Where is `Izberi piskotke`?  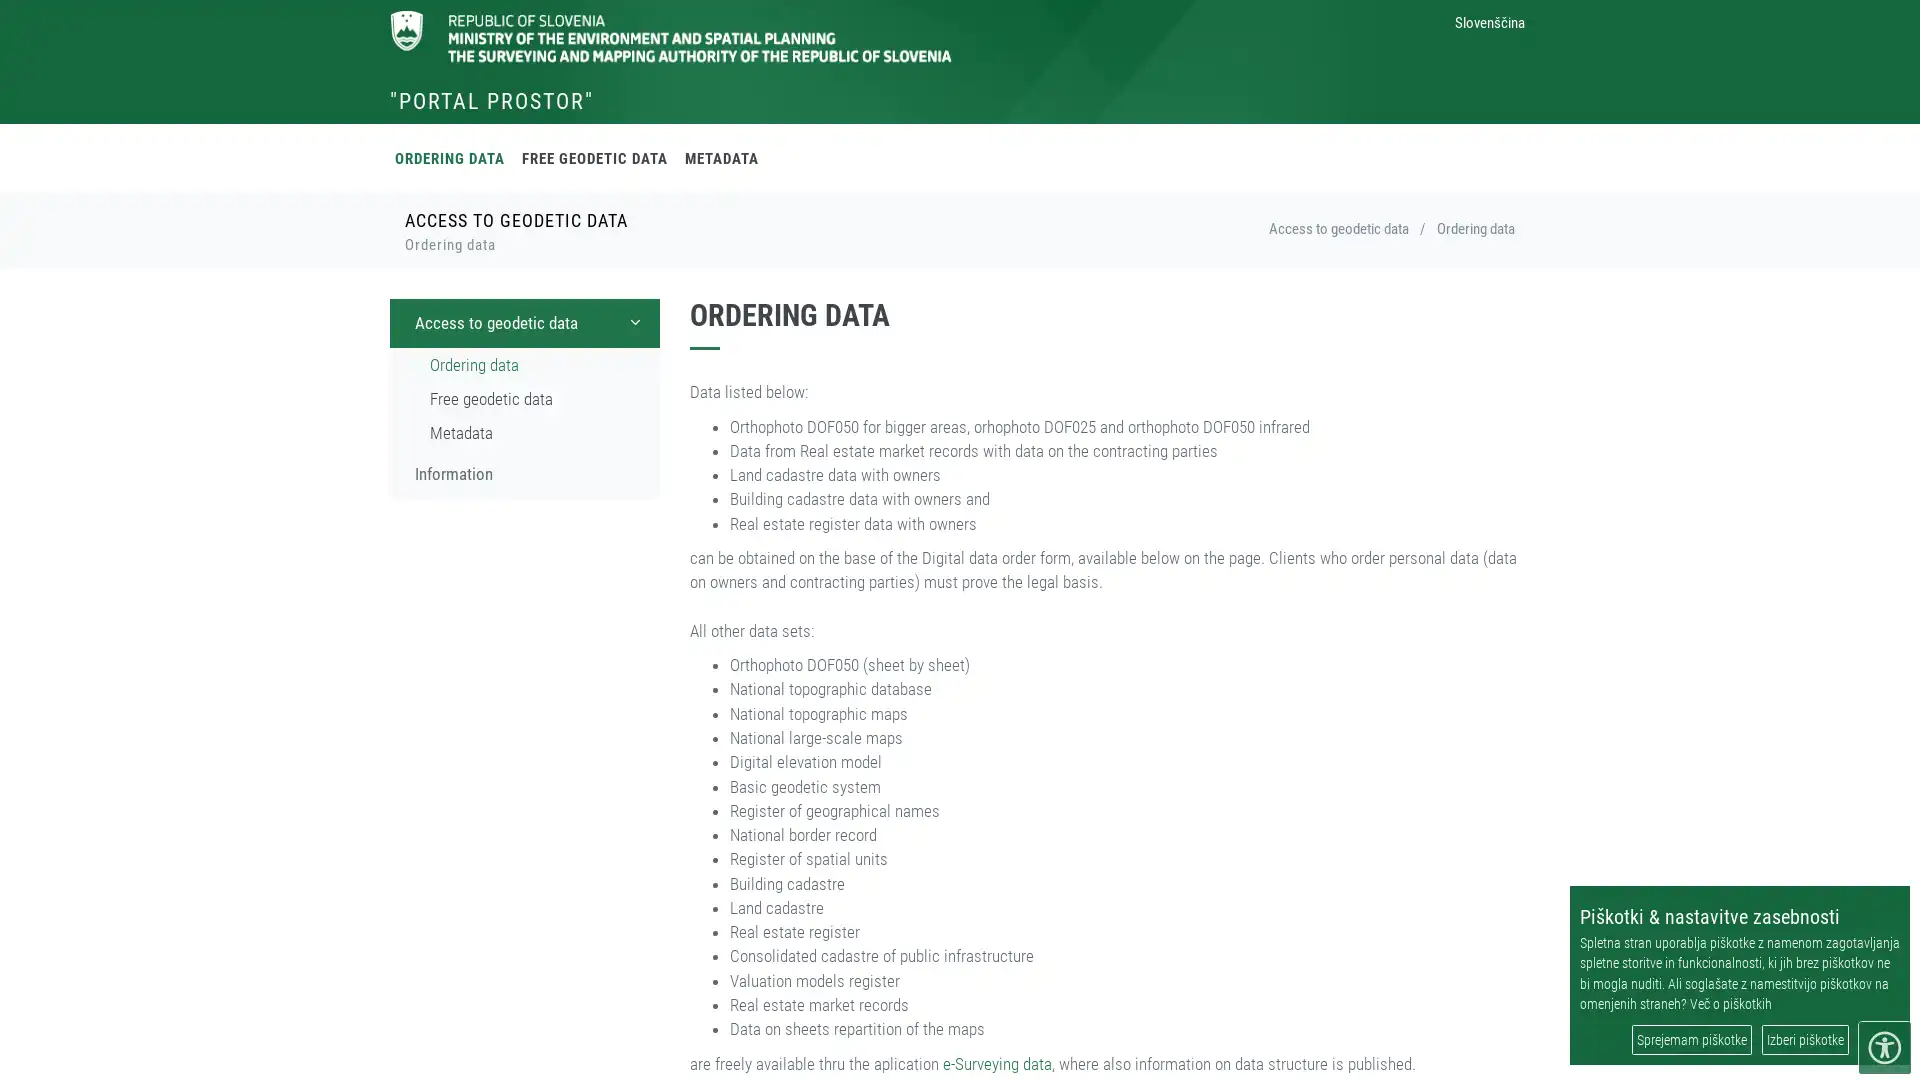 Izberi piskotke is located at coordinates (1804, 1038).